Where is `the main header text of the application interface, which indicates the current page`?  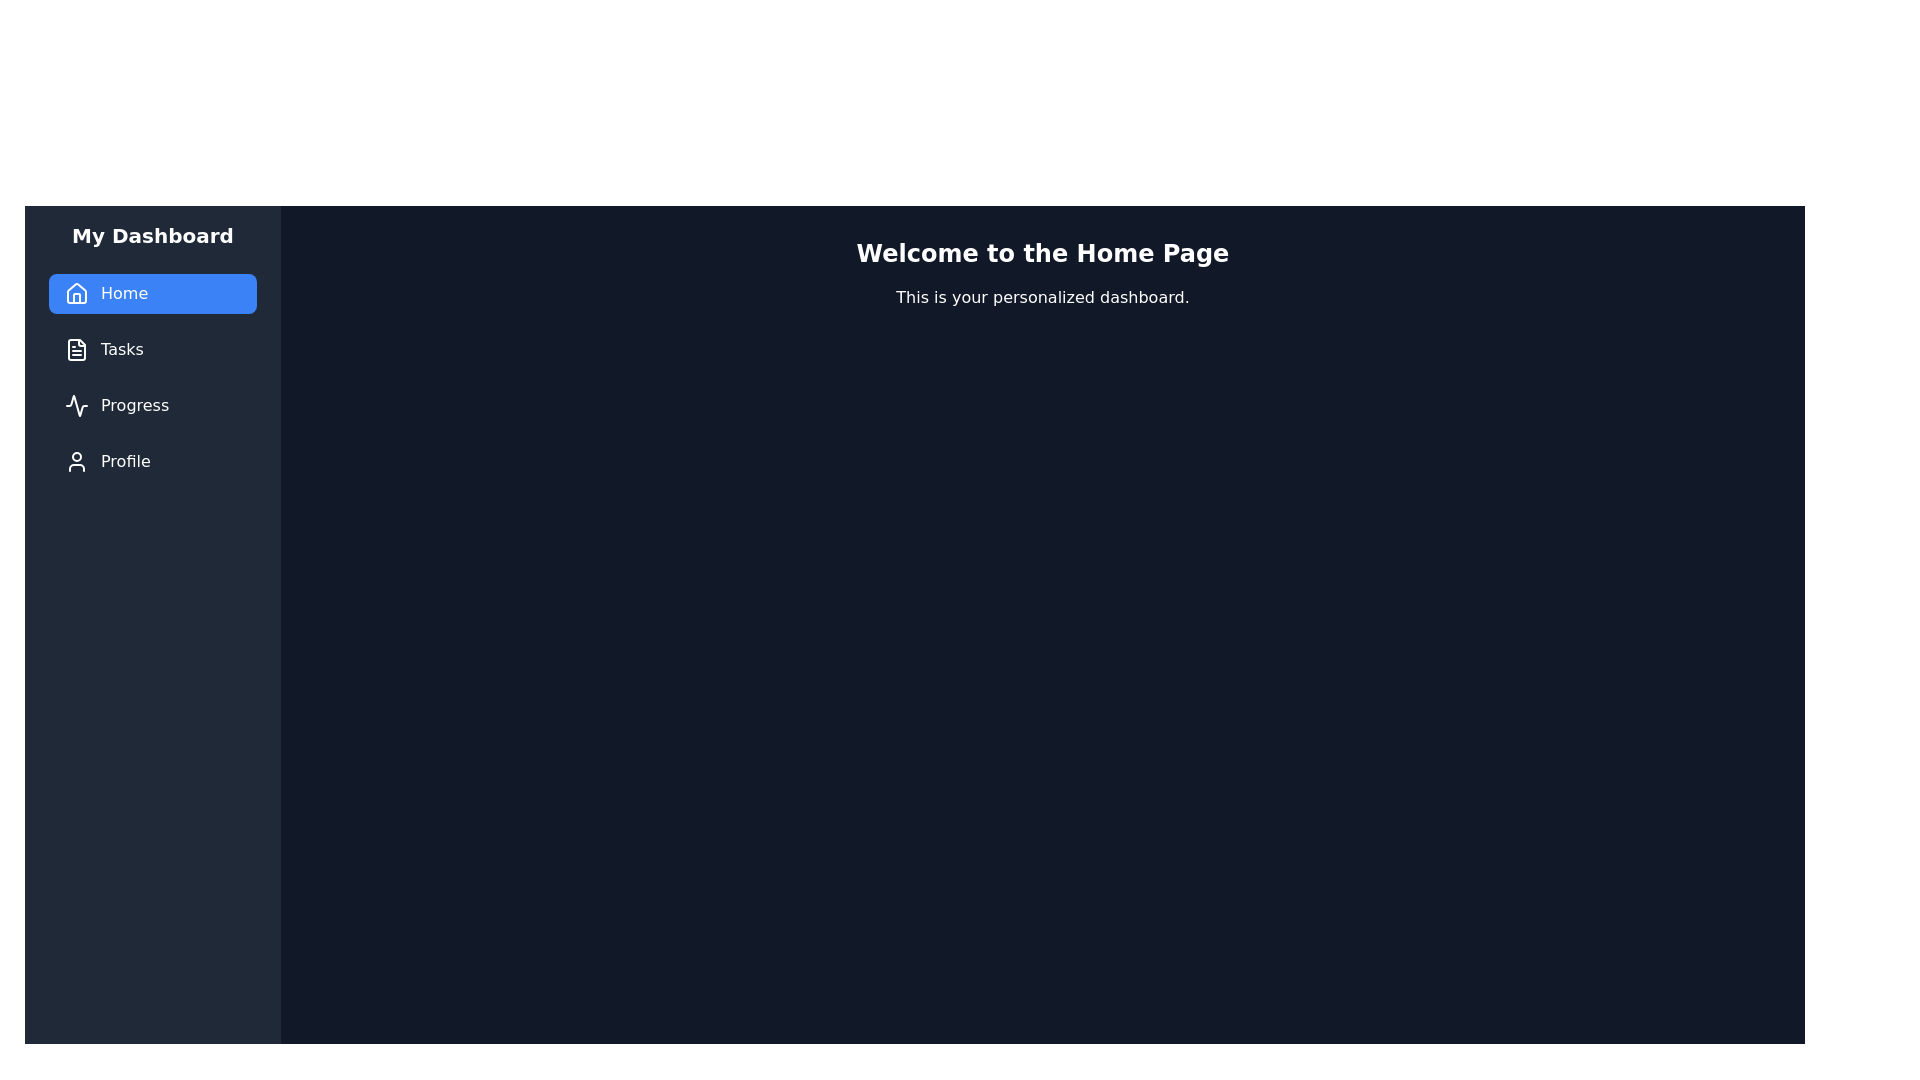
the main header text of the application interface, which indicates the current page is located at coordinates (1041, 253).